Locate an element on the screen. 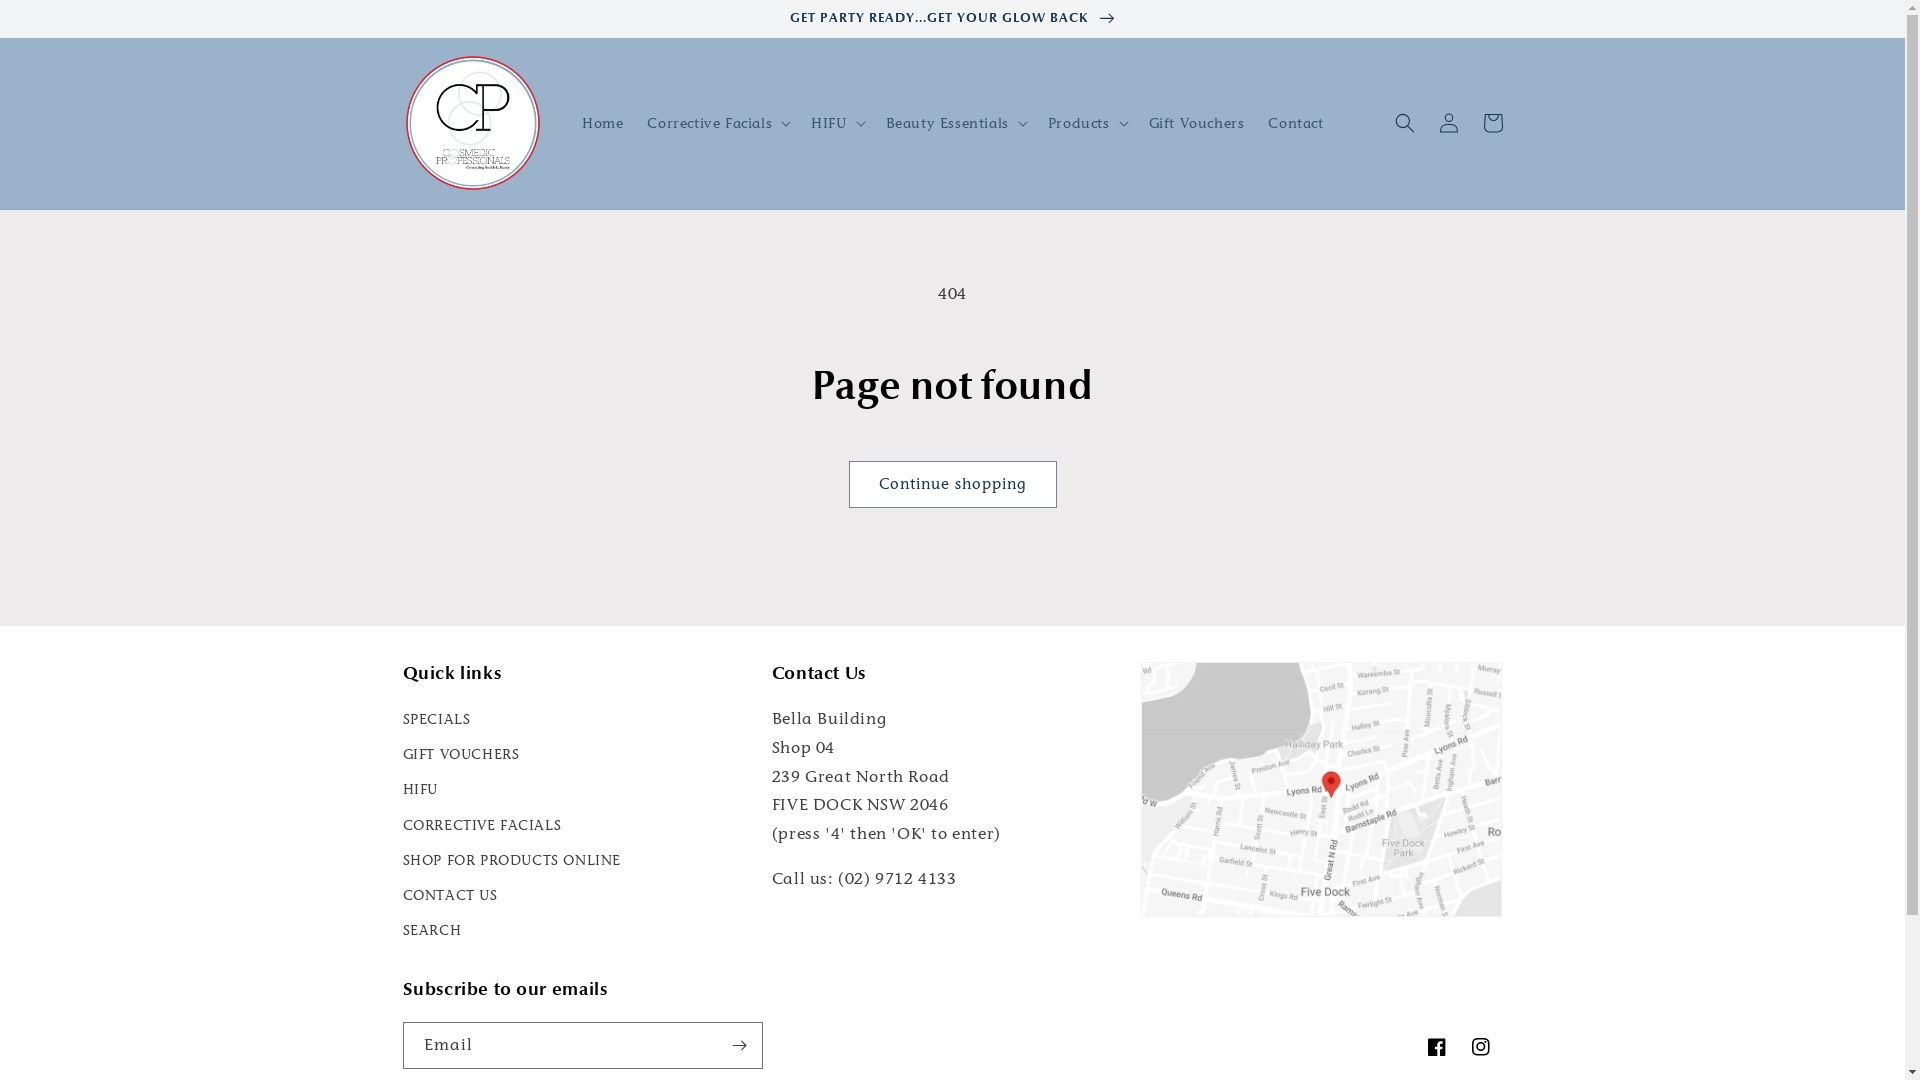 This screenshot has width=1920, height=1080. 'Cart' is located at coordinates (1492, 123).